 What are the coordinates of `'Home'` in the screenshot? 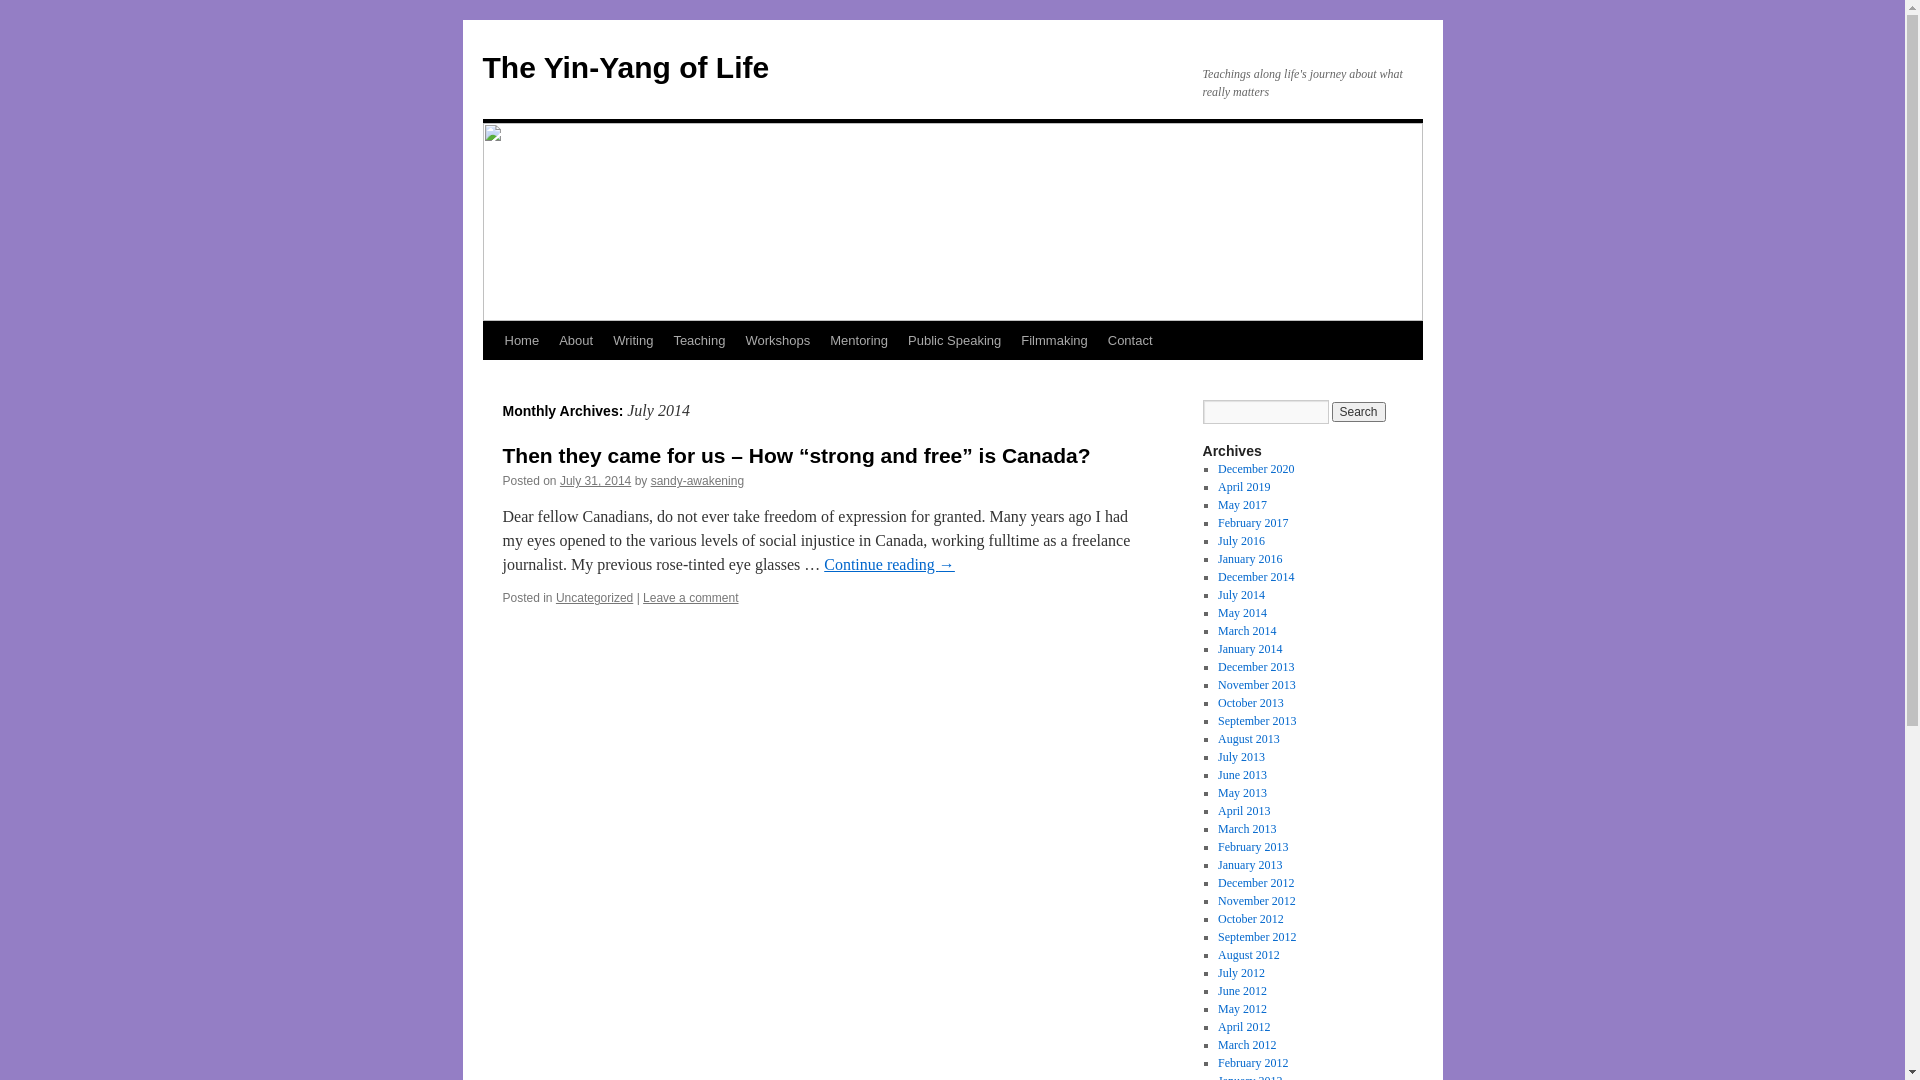 It's located at (521, 339).